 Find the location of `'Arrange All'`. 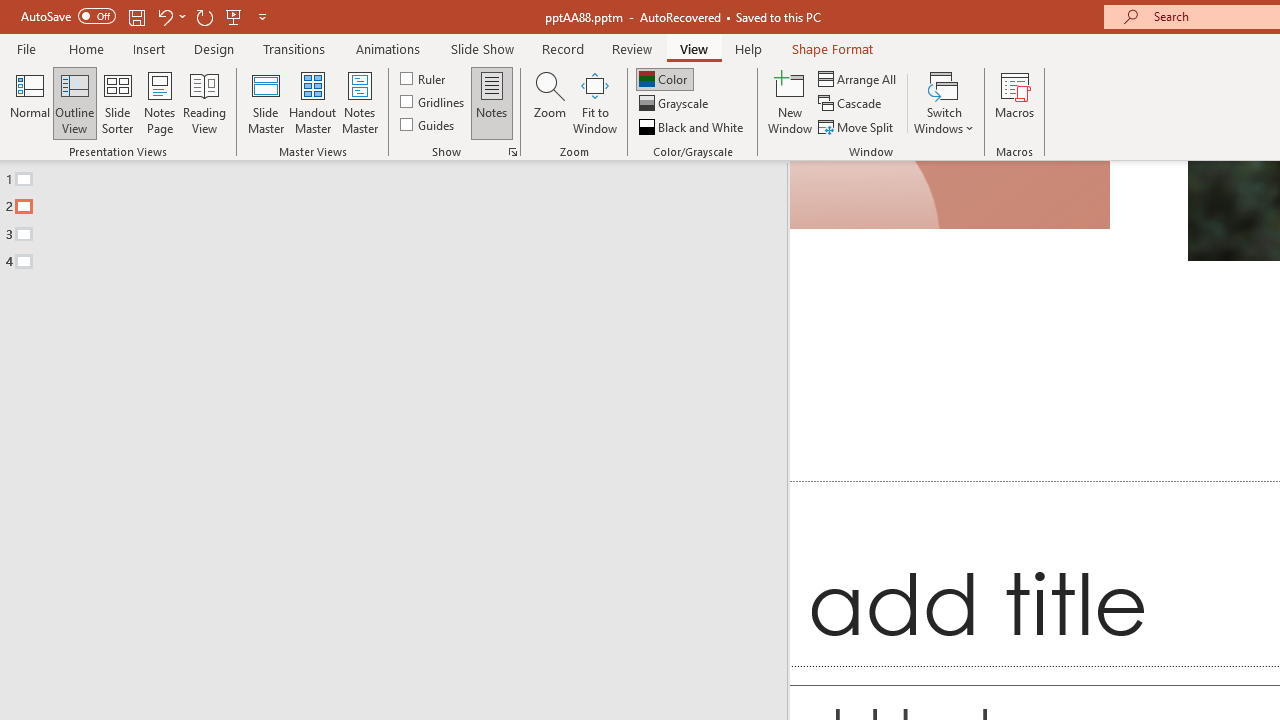

'Arrange All' is located at coordinates (858, 78).